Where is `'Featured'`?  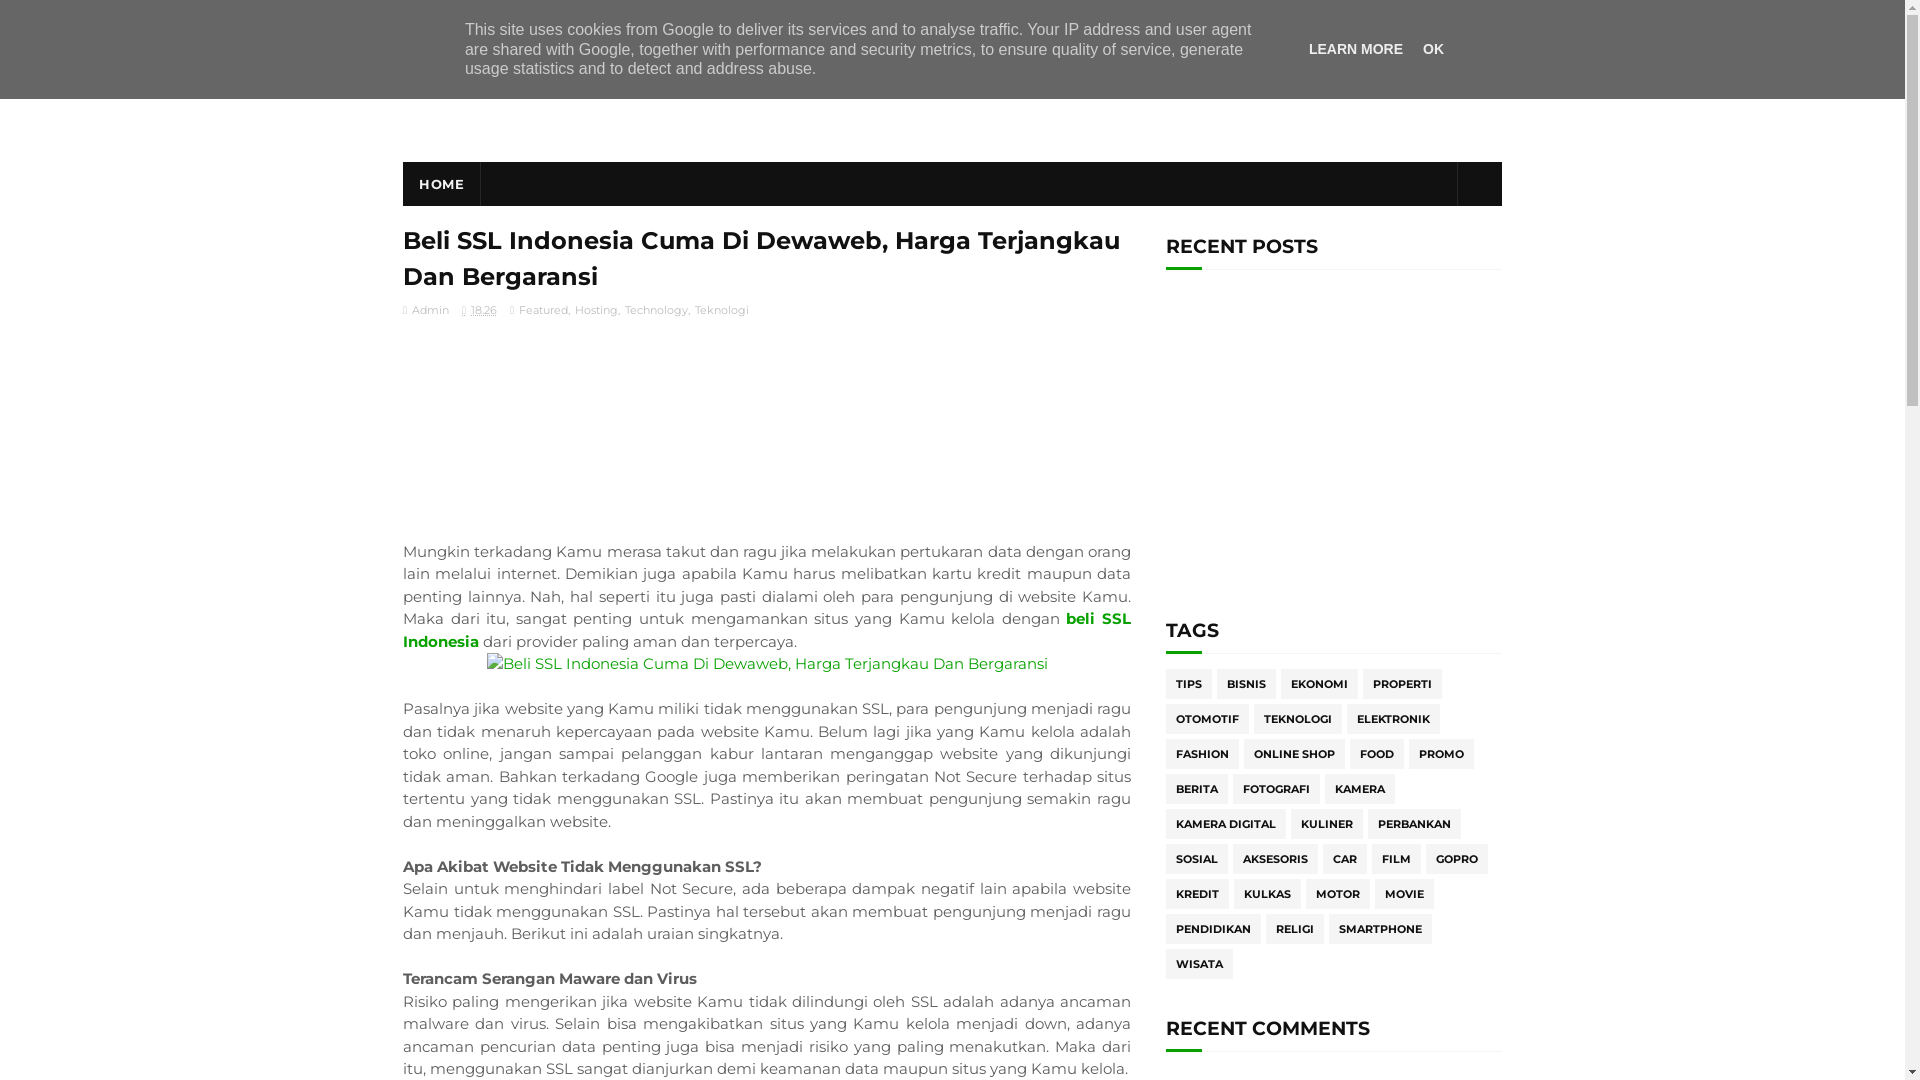
'Featured' is located at coordinates (542, 309).